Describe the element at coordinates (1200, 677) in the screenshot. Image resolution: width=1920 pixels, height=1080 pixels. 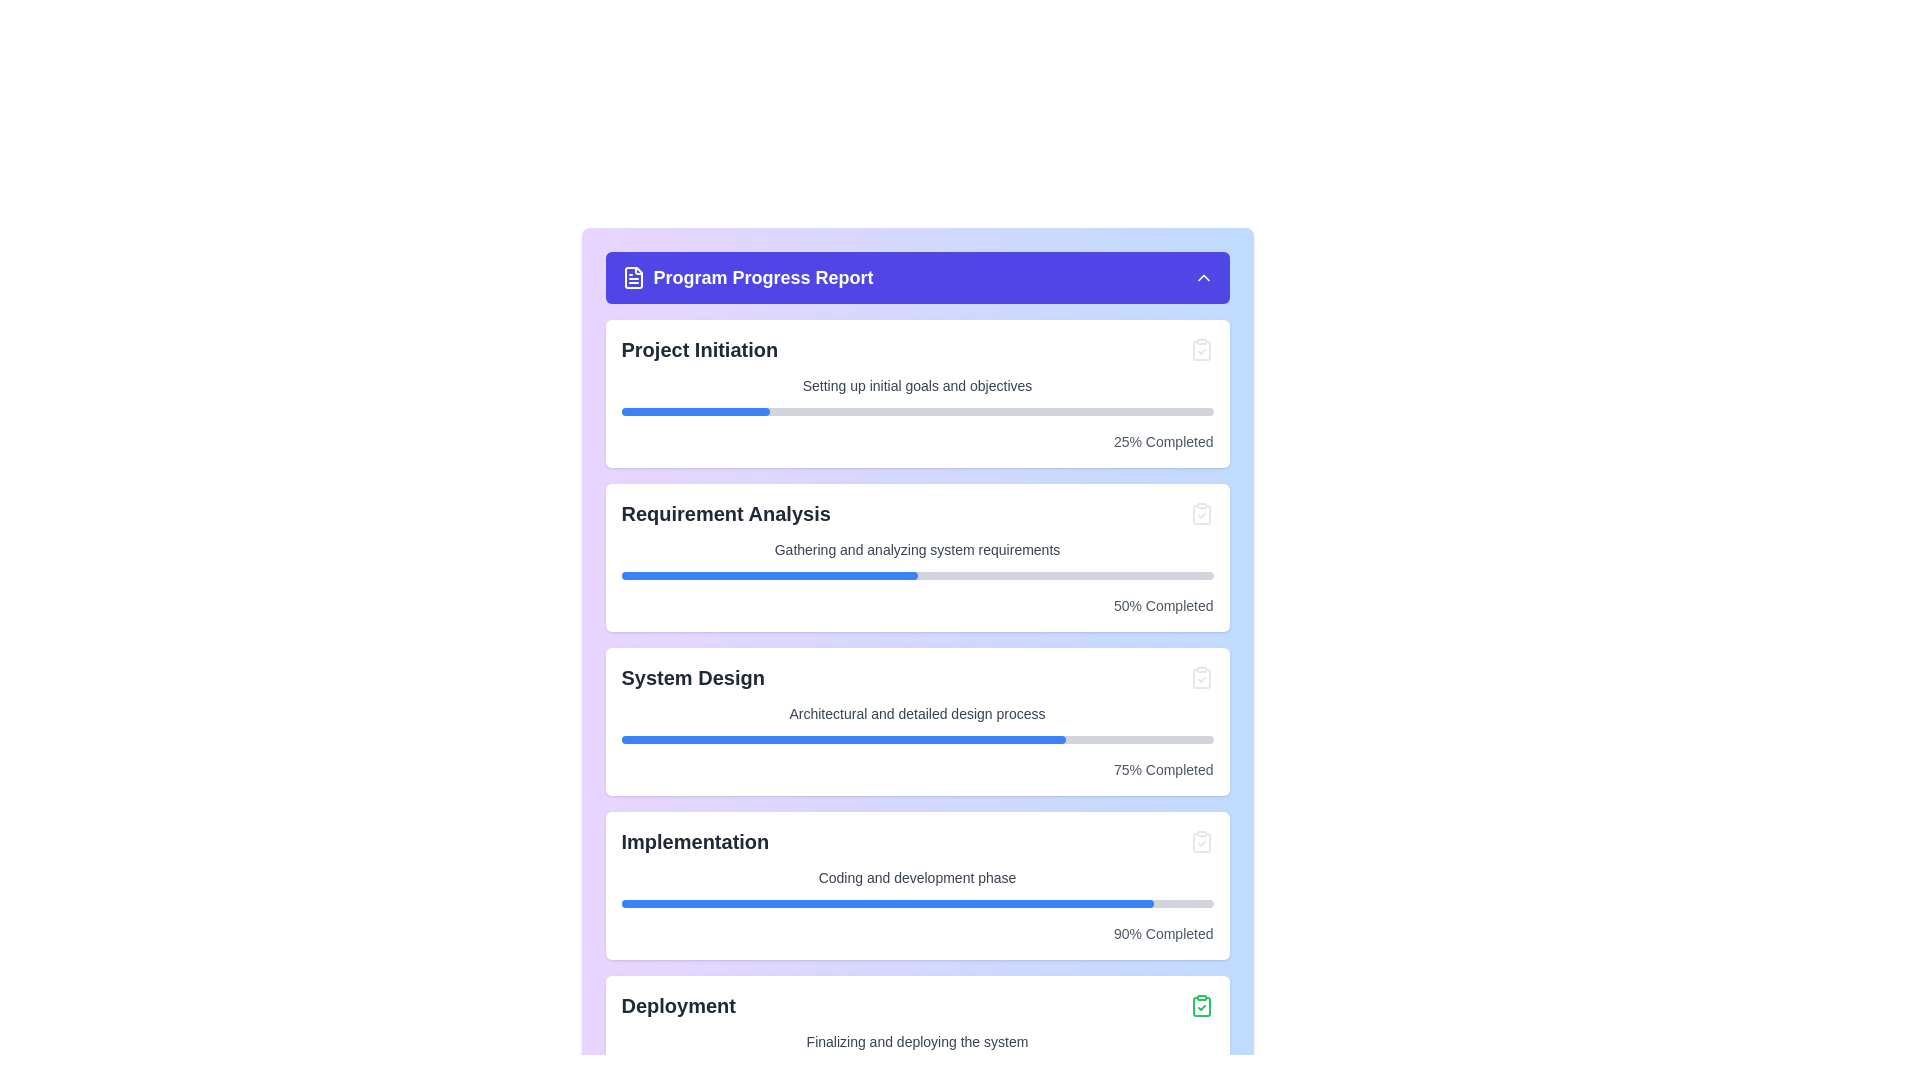
I see `the SVG clipboard icon with a checkmark, indicating a completed state, located on the far right of the 'System Design' section in the progress report interface` at that location.